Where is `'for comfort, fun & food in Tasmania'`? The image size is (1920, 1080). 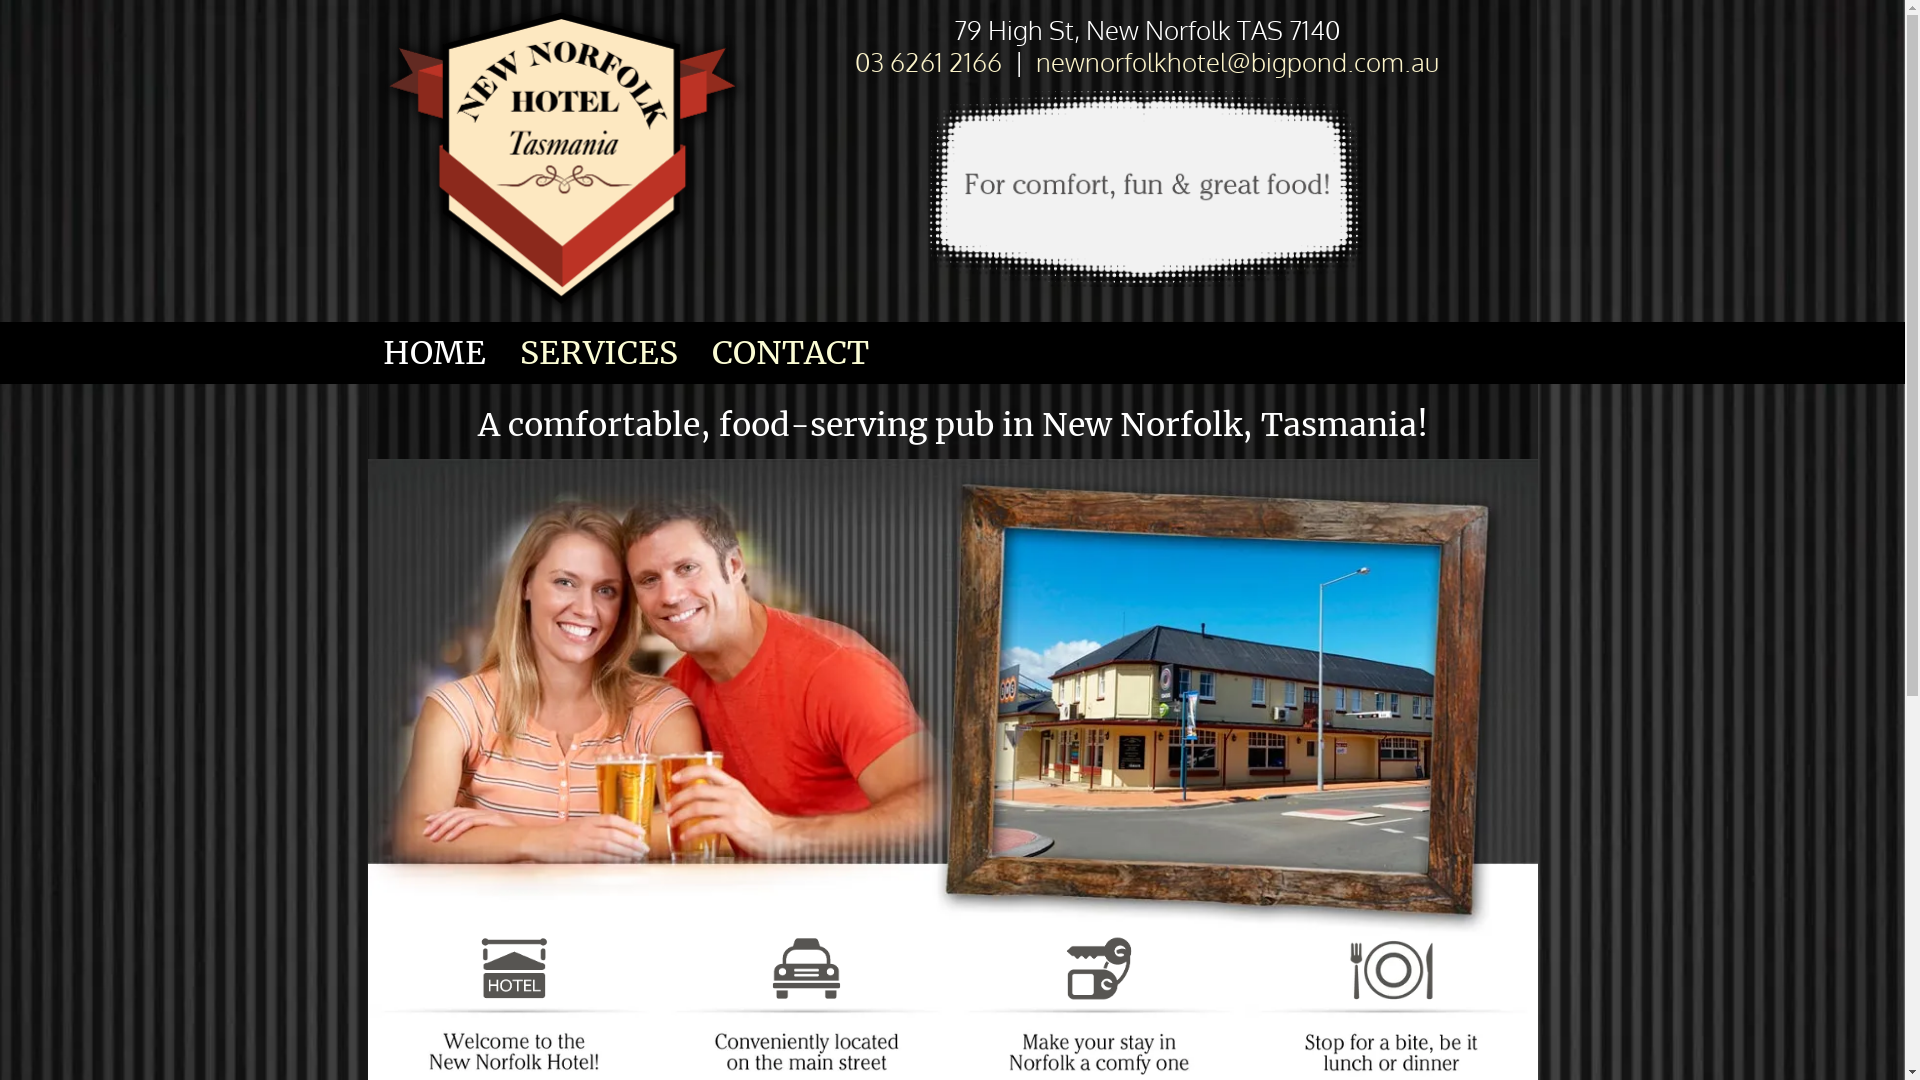 'for comfort, fun & food in Tasmania' is located at coordinates (1147, 188).